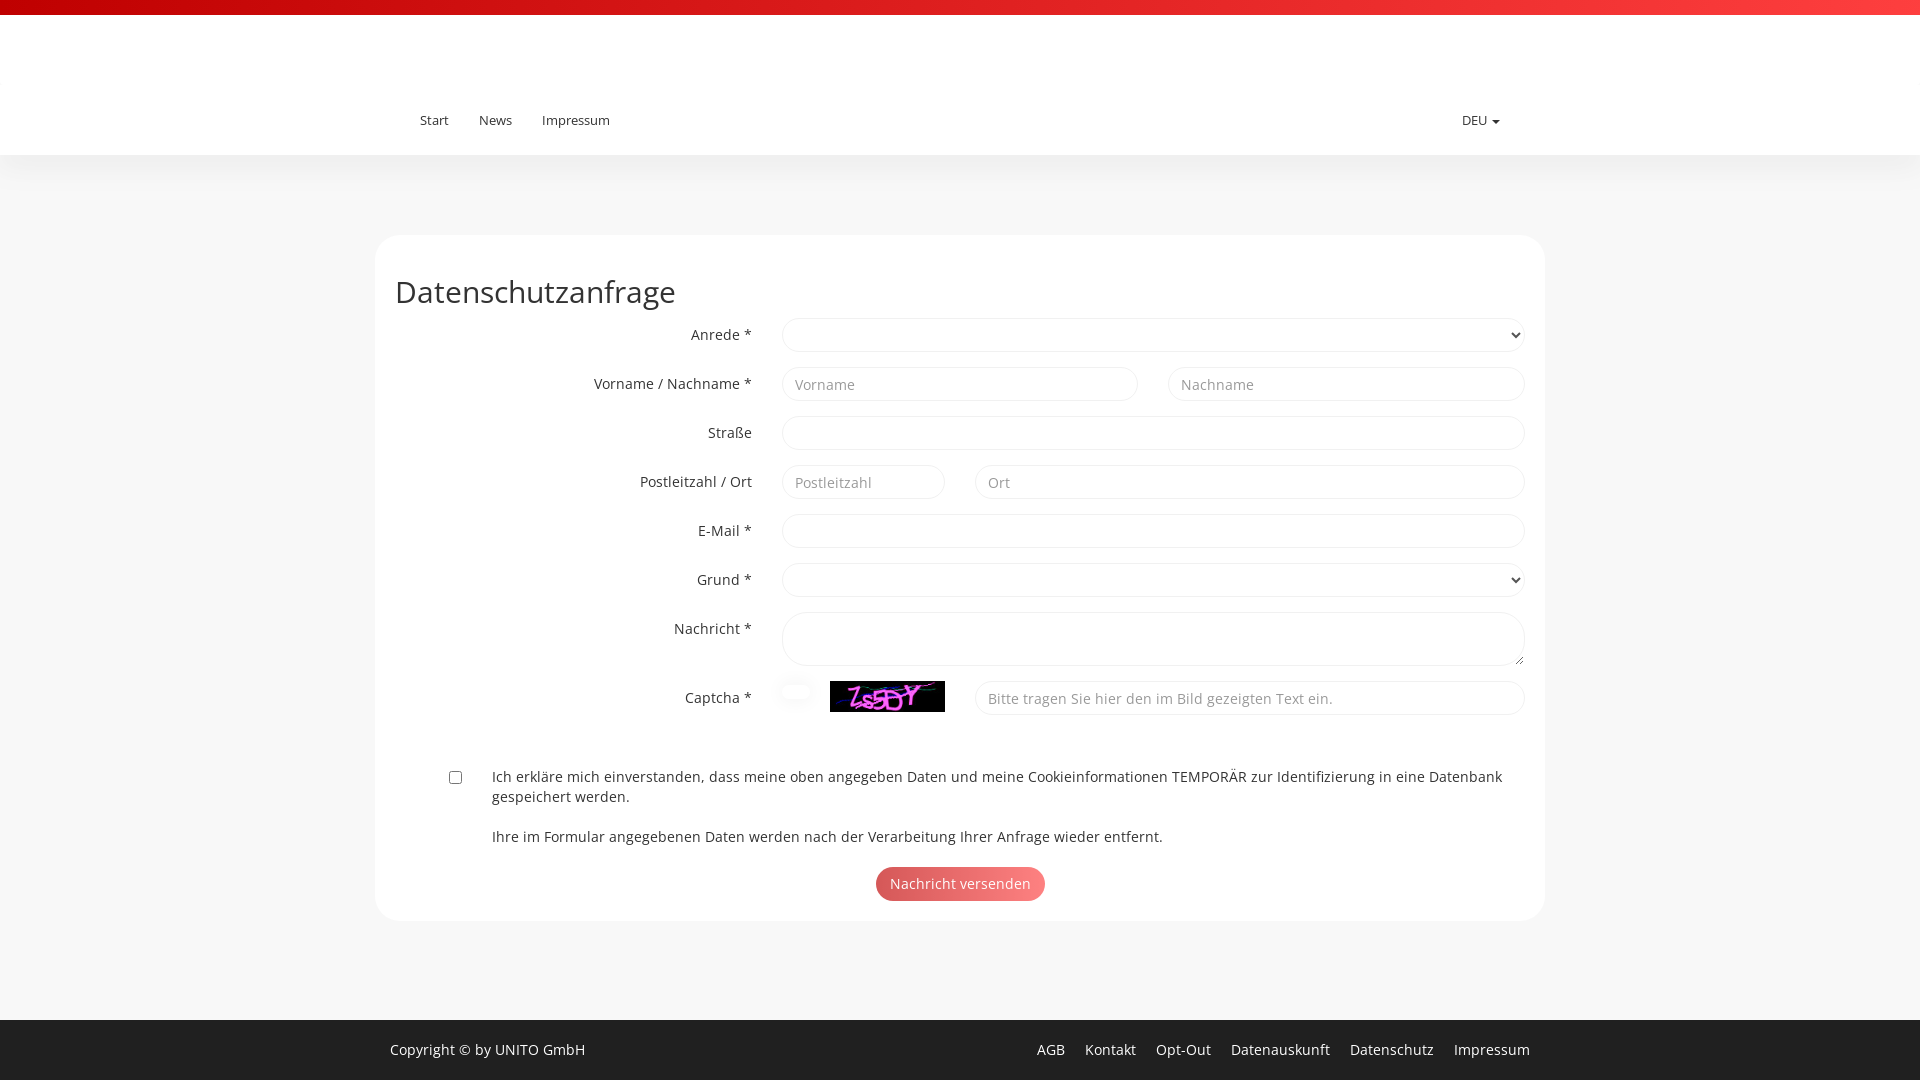 This screenshot has height=1080, width=1920. I want to click on 'Datenschutz', so click(1392, 1048).